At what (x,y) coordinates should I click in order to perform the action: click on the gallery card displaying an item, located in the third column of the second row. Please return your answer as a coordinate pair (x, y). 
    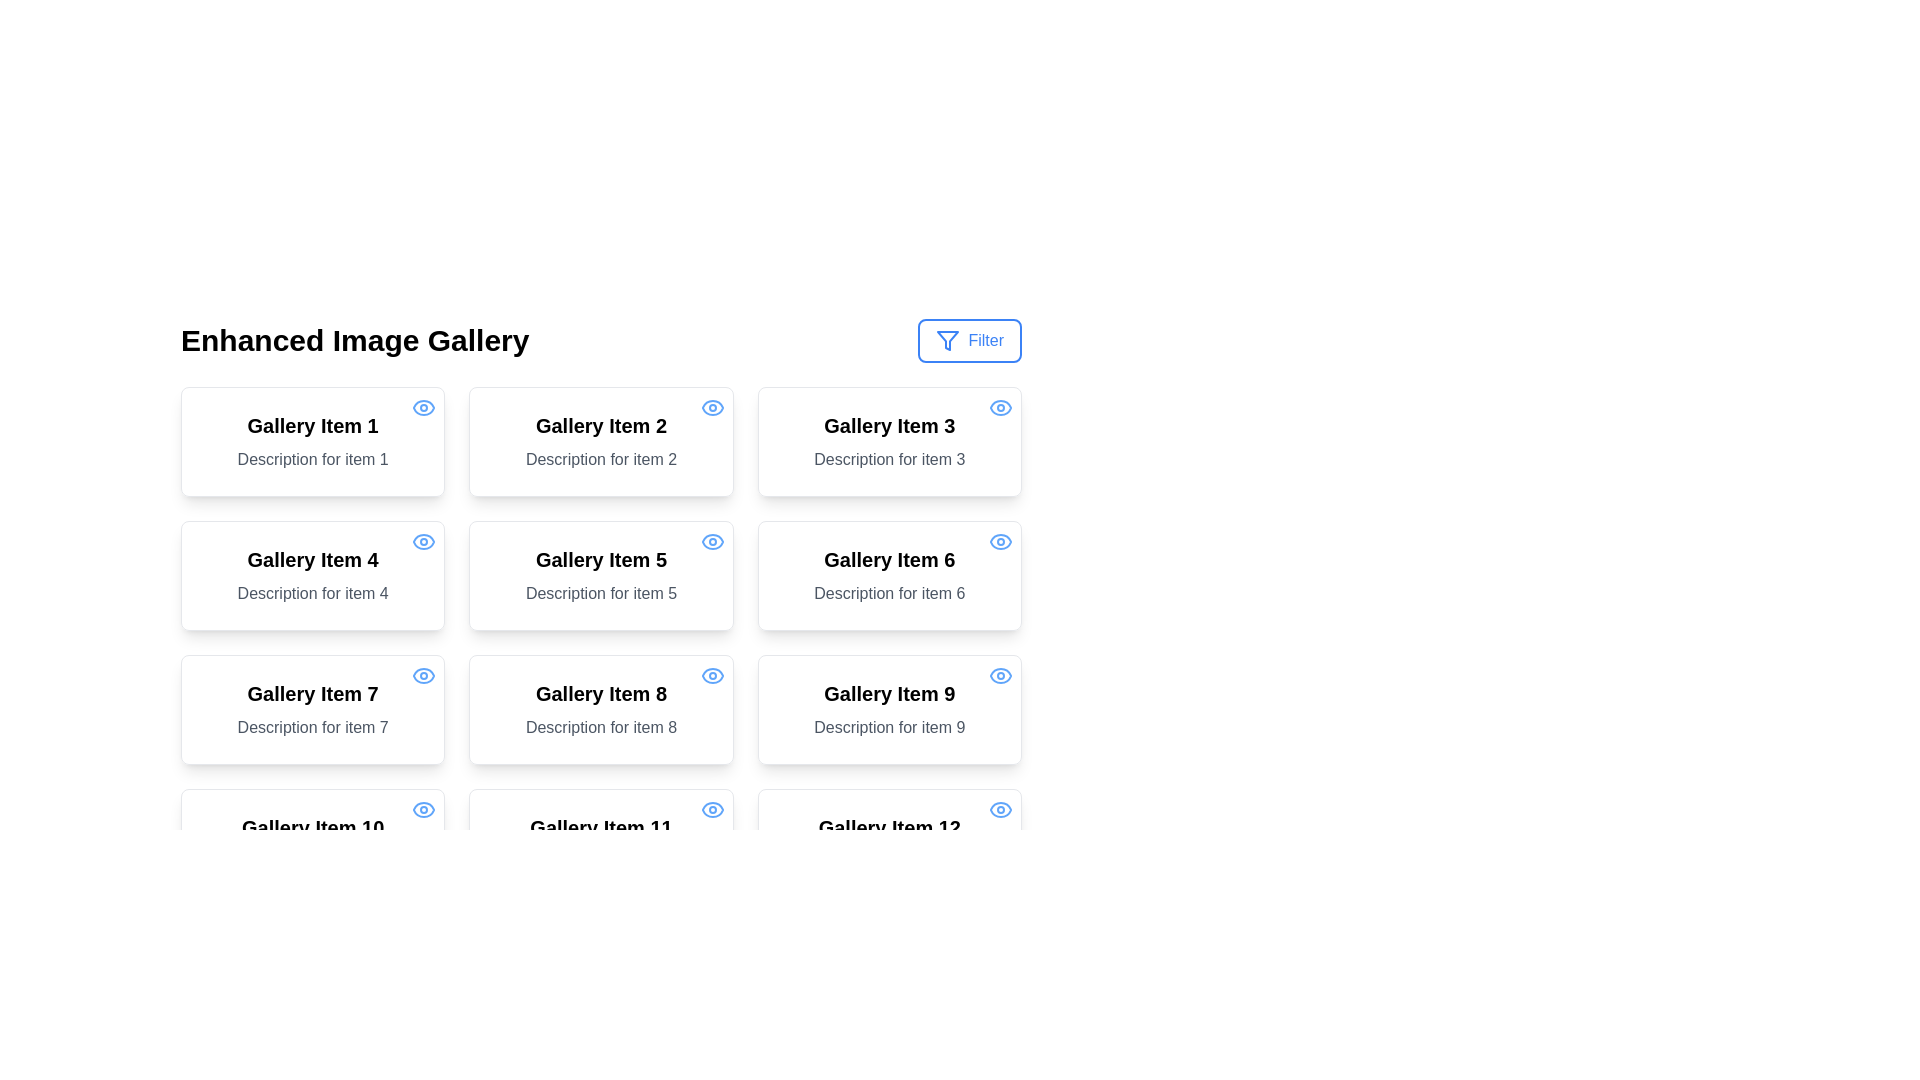
    Looking at the image, I should click on (888, 575).